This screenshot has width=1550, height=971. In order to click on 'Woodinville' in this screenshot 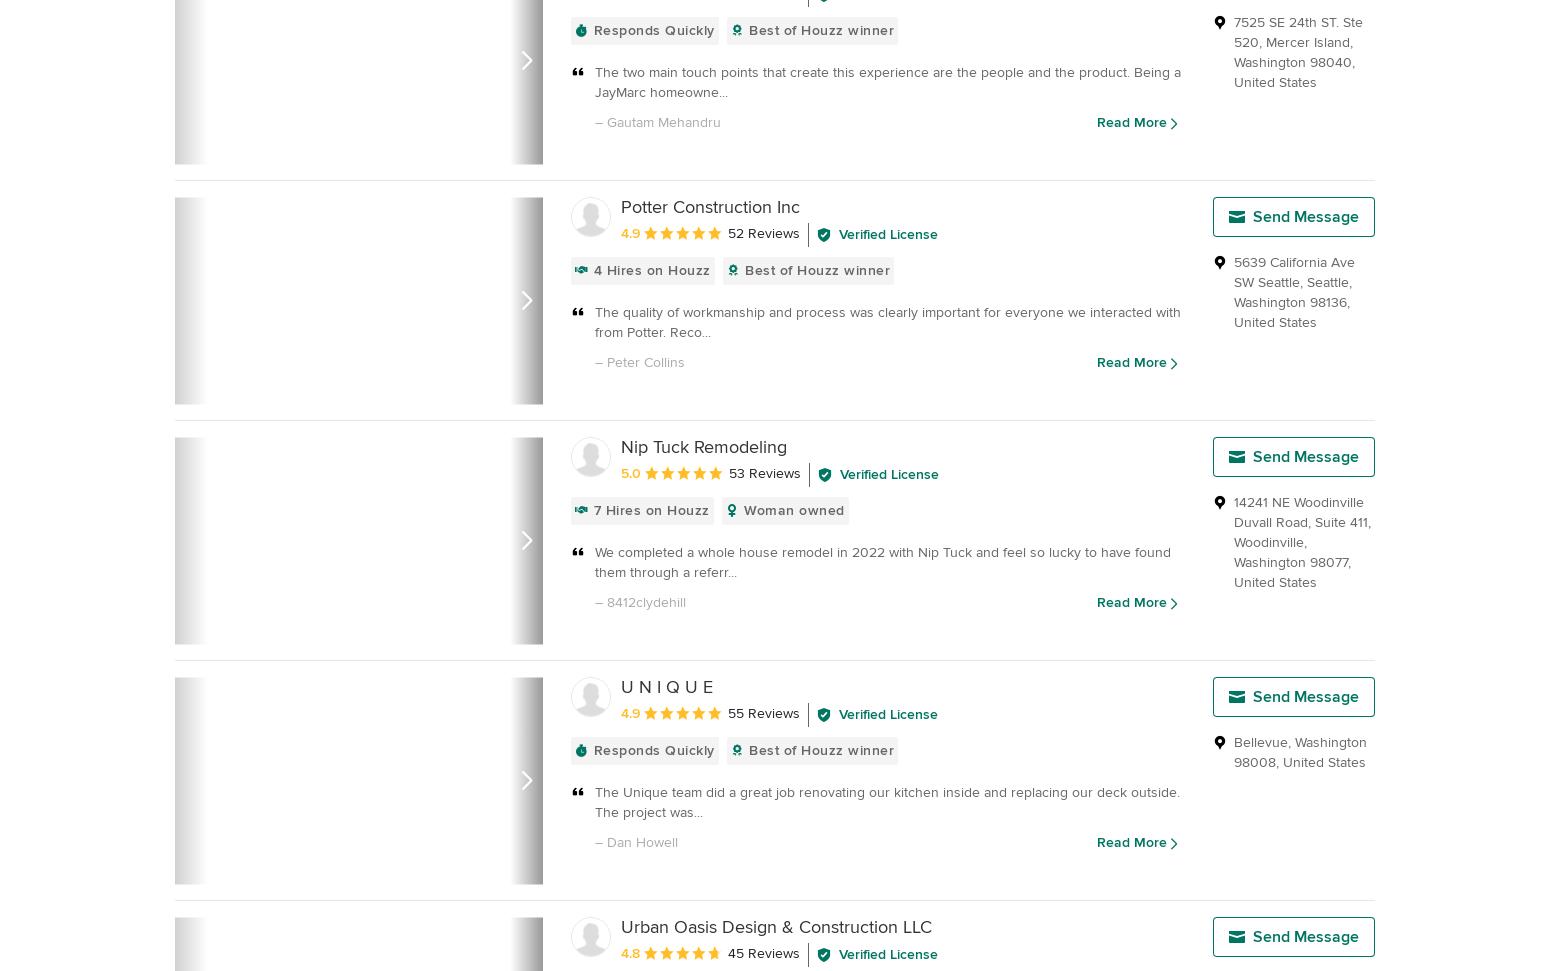, I will do `click(1267, 542)`.